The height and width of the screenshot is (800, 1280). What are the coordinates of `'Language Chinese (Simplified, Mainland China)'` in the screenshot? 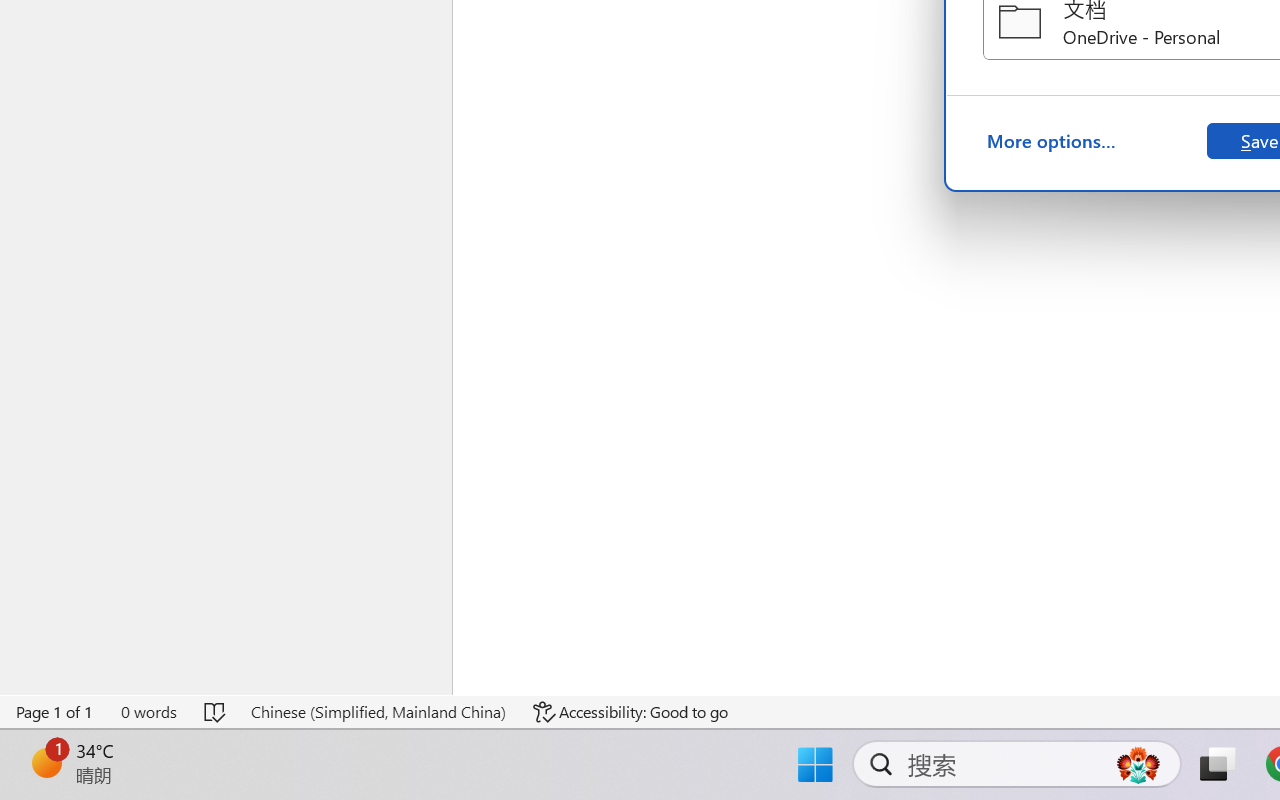 It's located at (378, 711).